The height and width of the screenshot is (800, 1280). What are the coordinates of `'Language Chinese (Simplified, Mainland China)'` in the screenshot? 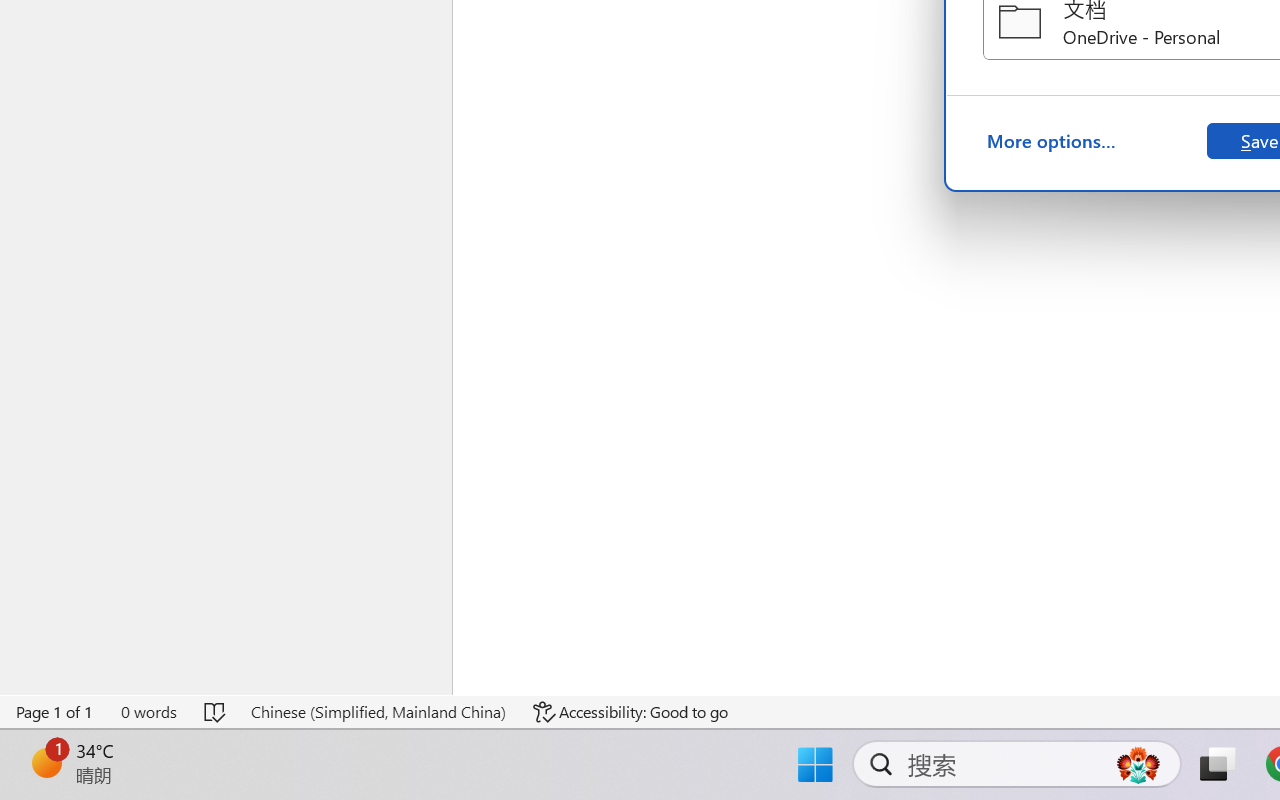 It's located at (378, 711).